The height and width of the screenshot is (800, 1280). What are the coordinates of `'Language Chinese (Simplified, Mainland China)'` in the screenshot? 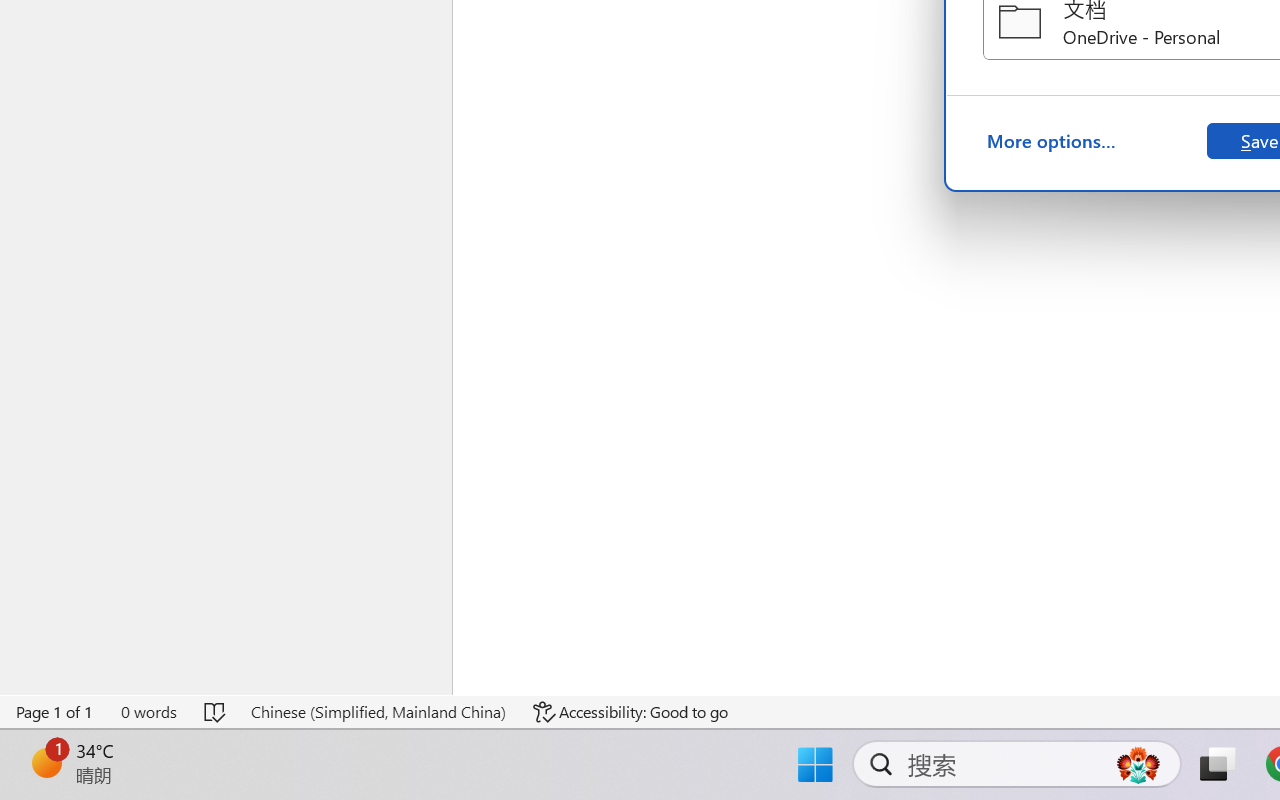 It's located at (378, 711).